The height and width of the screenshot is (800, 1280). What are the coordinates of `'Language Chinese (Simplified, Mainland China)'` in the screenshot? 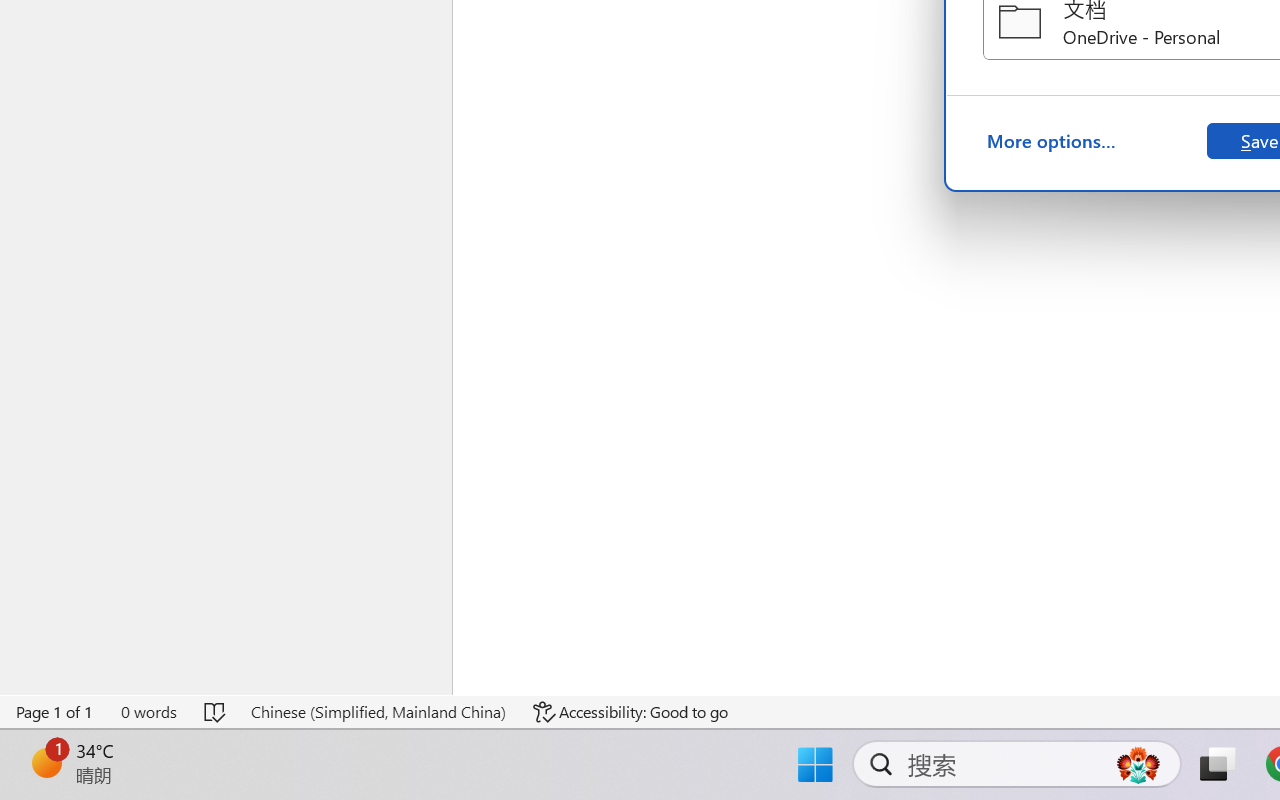 It's located at (378, 711).